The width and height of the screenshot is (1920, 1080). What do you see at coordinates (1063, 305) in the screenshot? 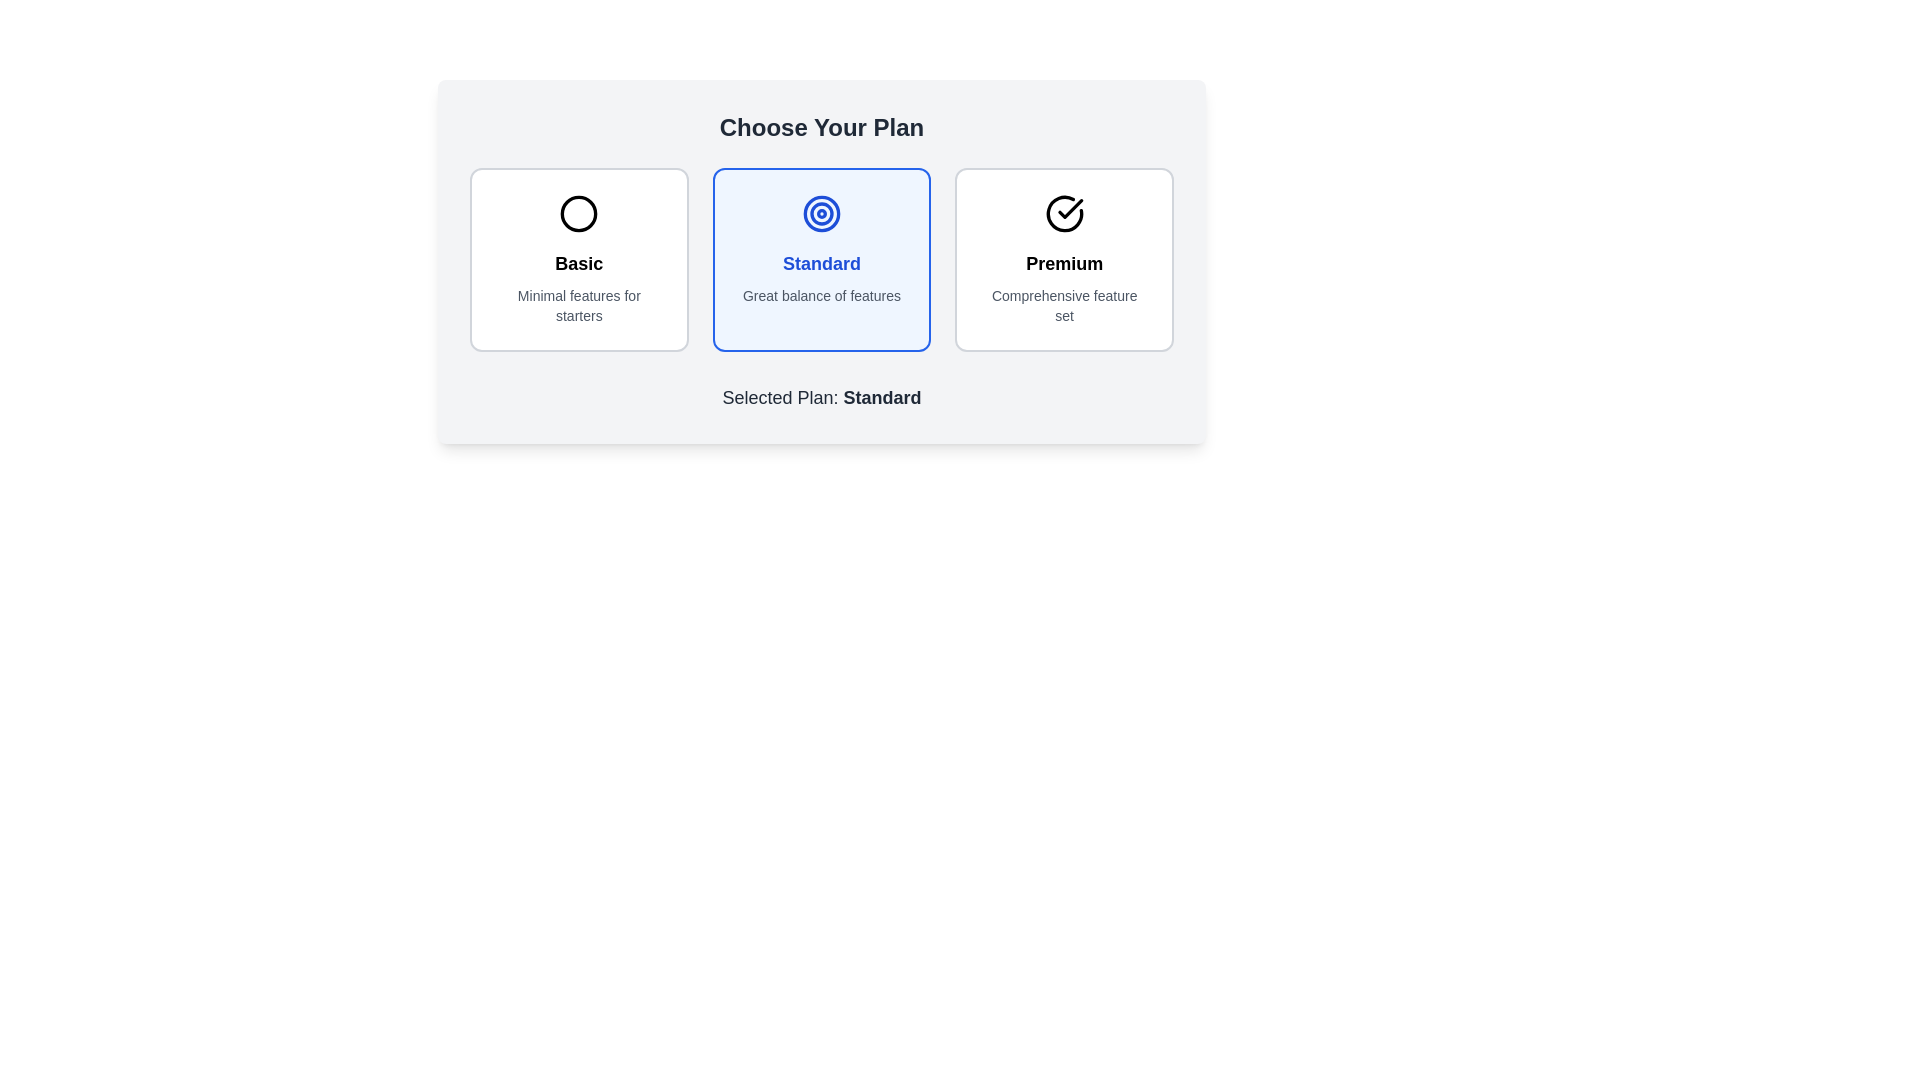
I see `the text label displaying 'Comprehensive feature set' located at the bottom of the 'Premium' plan card in the rightmost column` at bounding box center [1063, 305].